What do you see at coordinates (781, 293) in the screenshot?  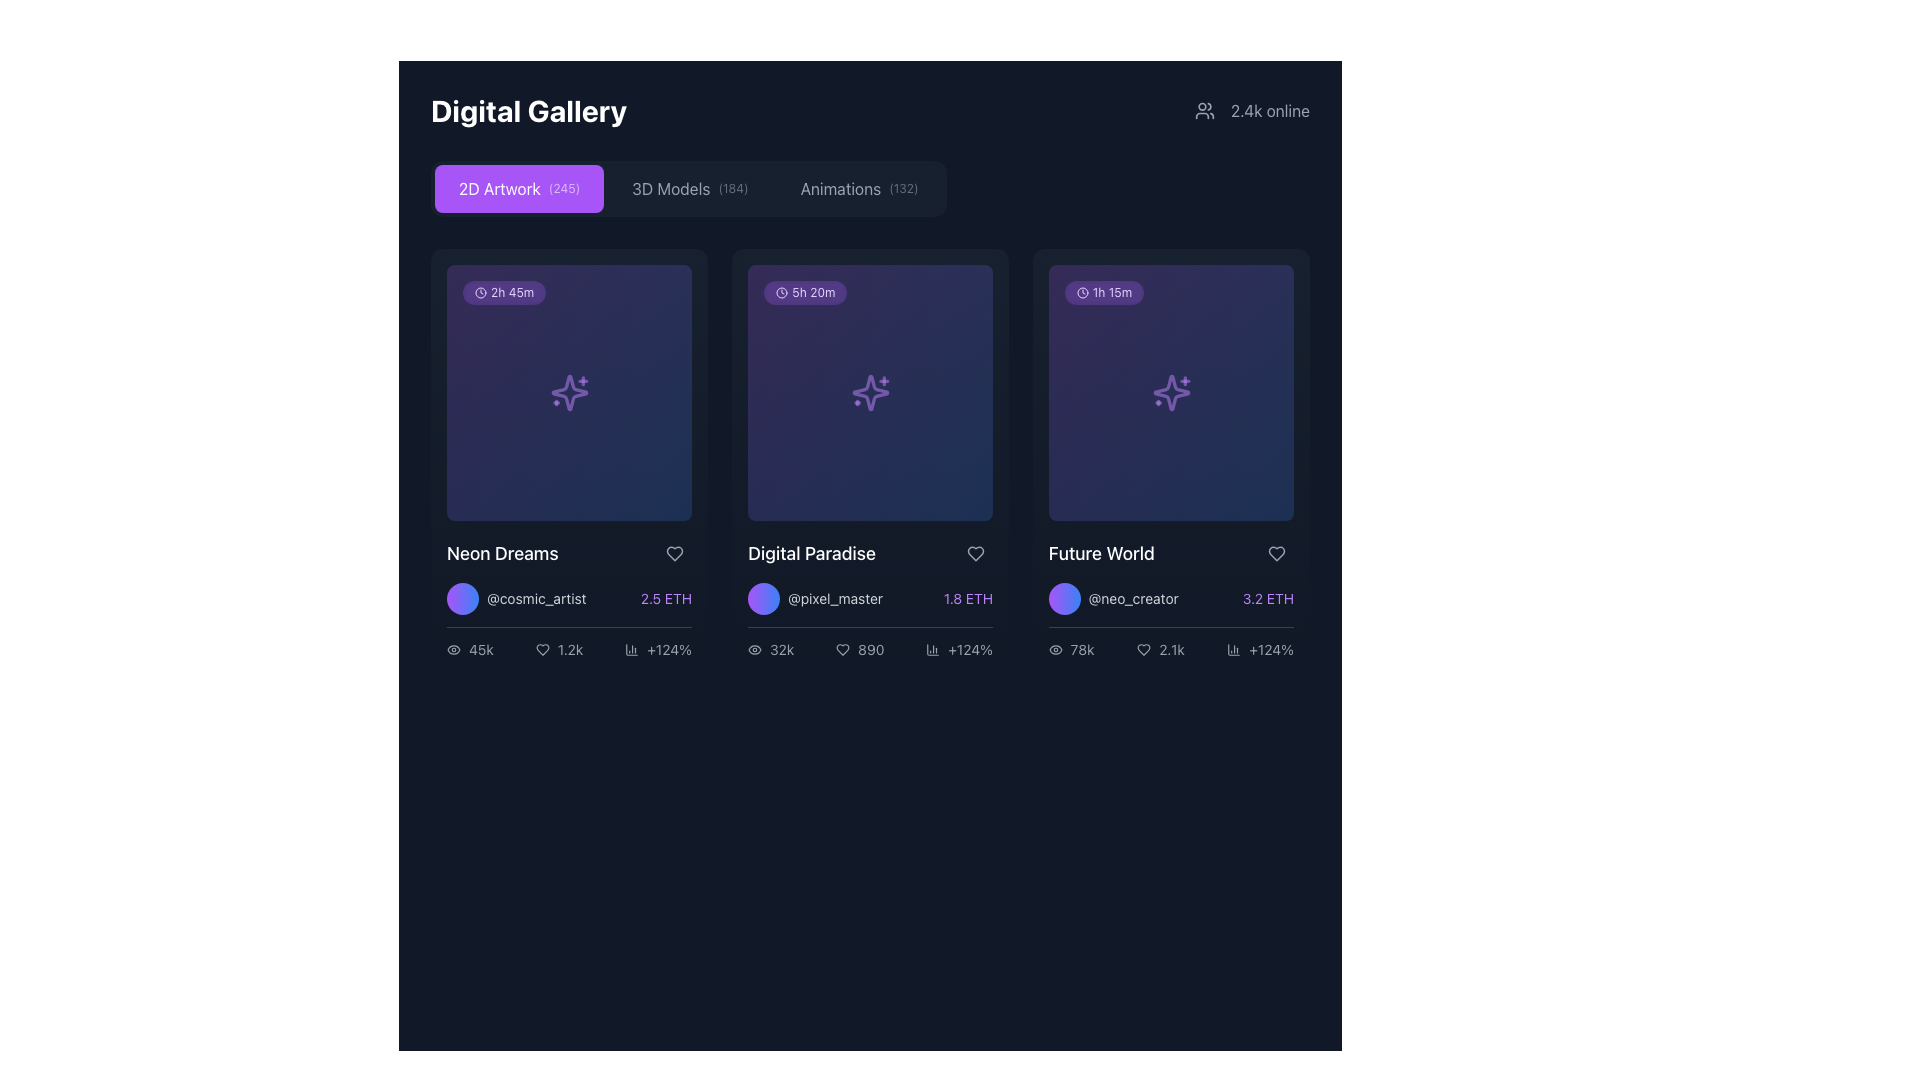 I see `the clock icon located in the top-left portion of the 'Digital Paradise' card, which visually indicates time-related information along with the text '5h 20m'` at bounding box center [781, 293].